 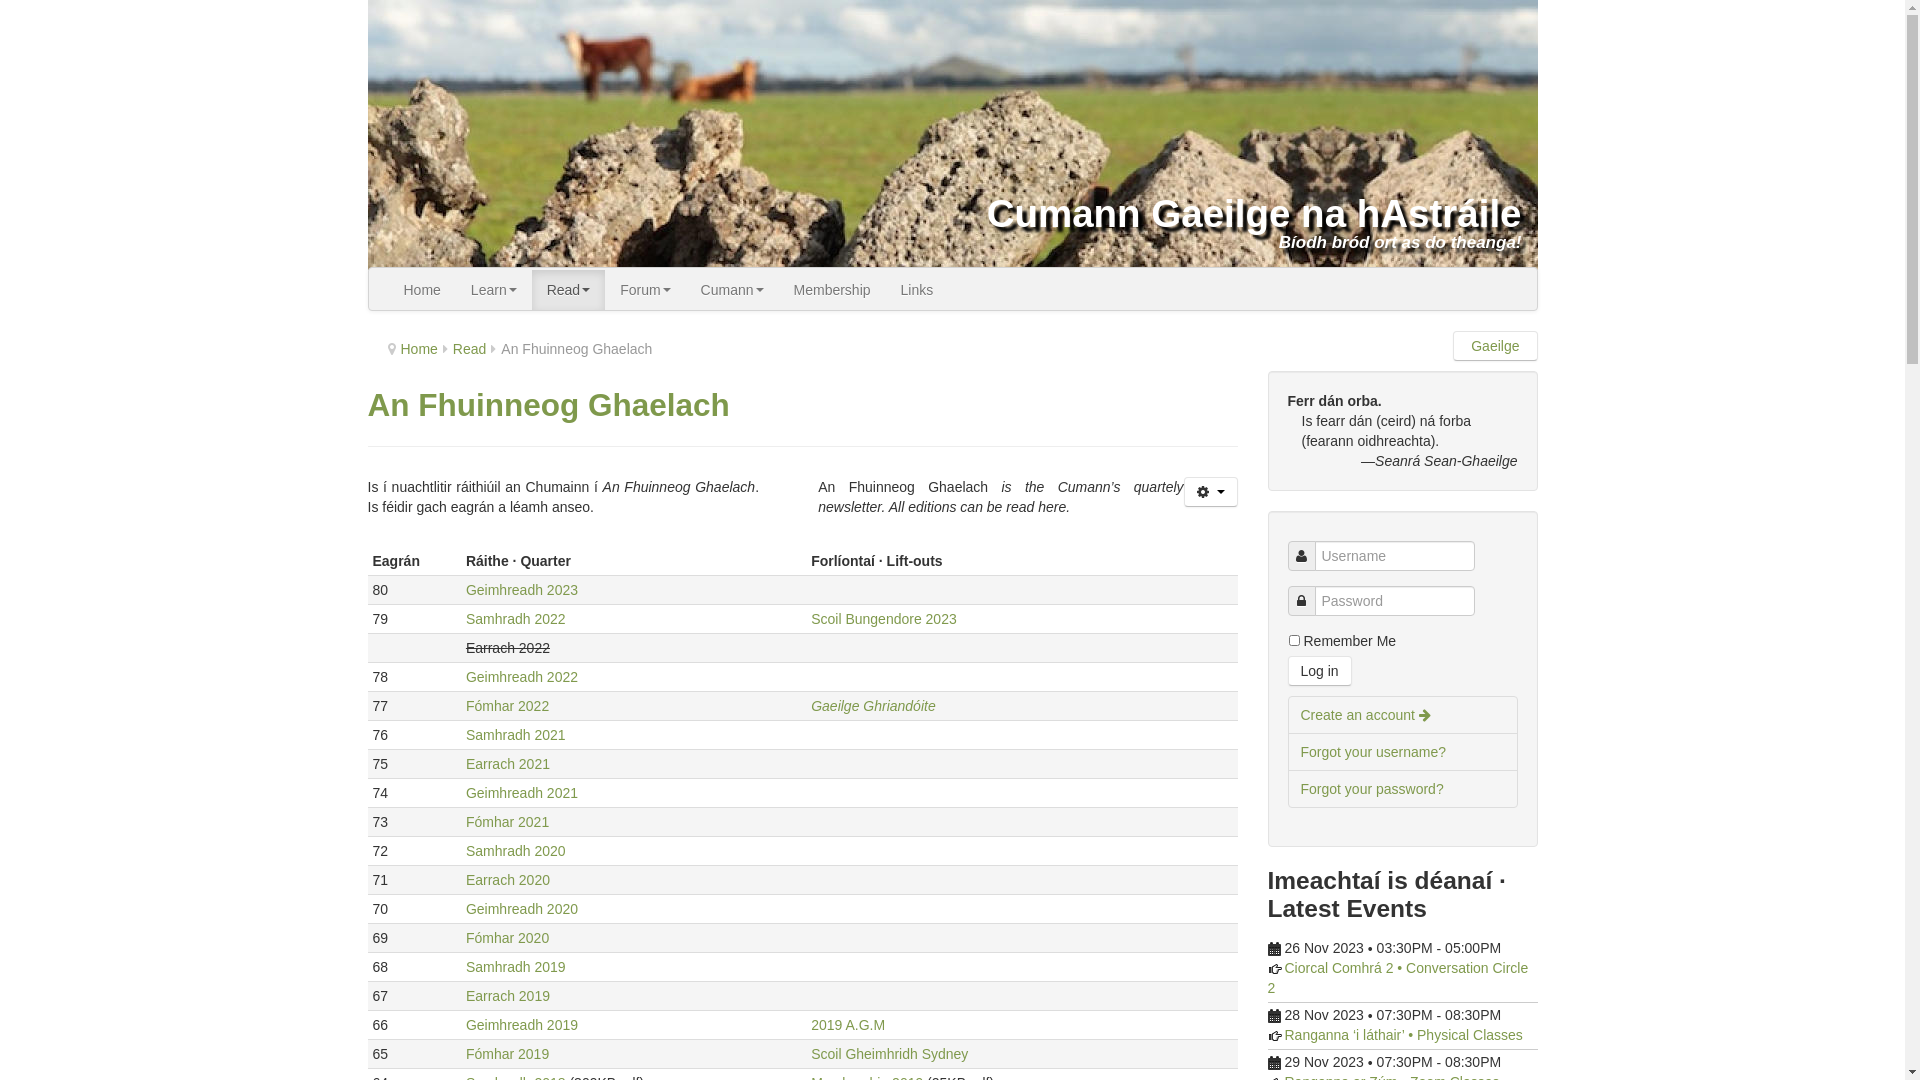 I want to click on 'Geimhreadh 2022', so click(x=522, y=676).